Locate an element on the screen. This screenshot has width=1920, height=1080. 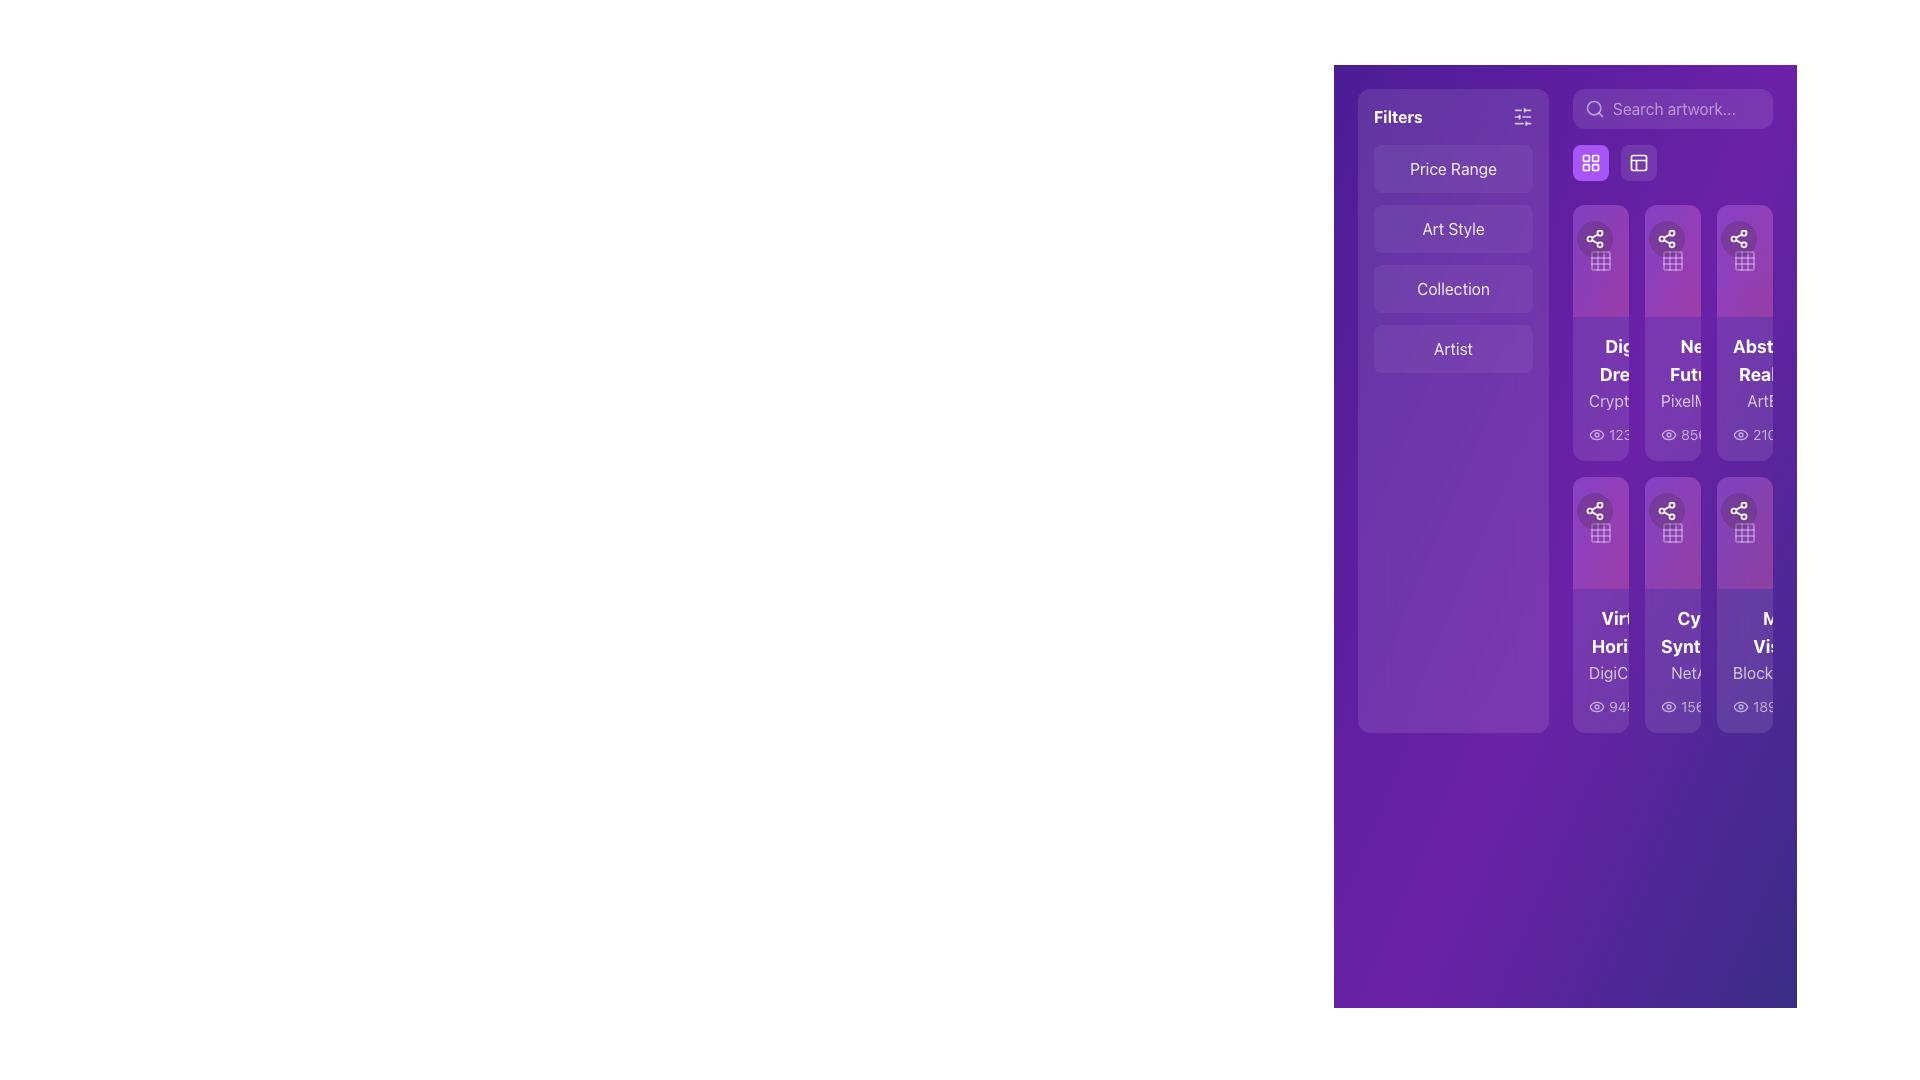
the heart icon, which is a bold outlined symbol for liking or favoriting, located at the center of the lower row of an array of grid-like cards is located at coordinates (1622, 509).